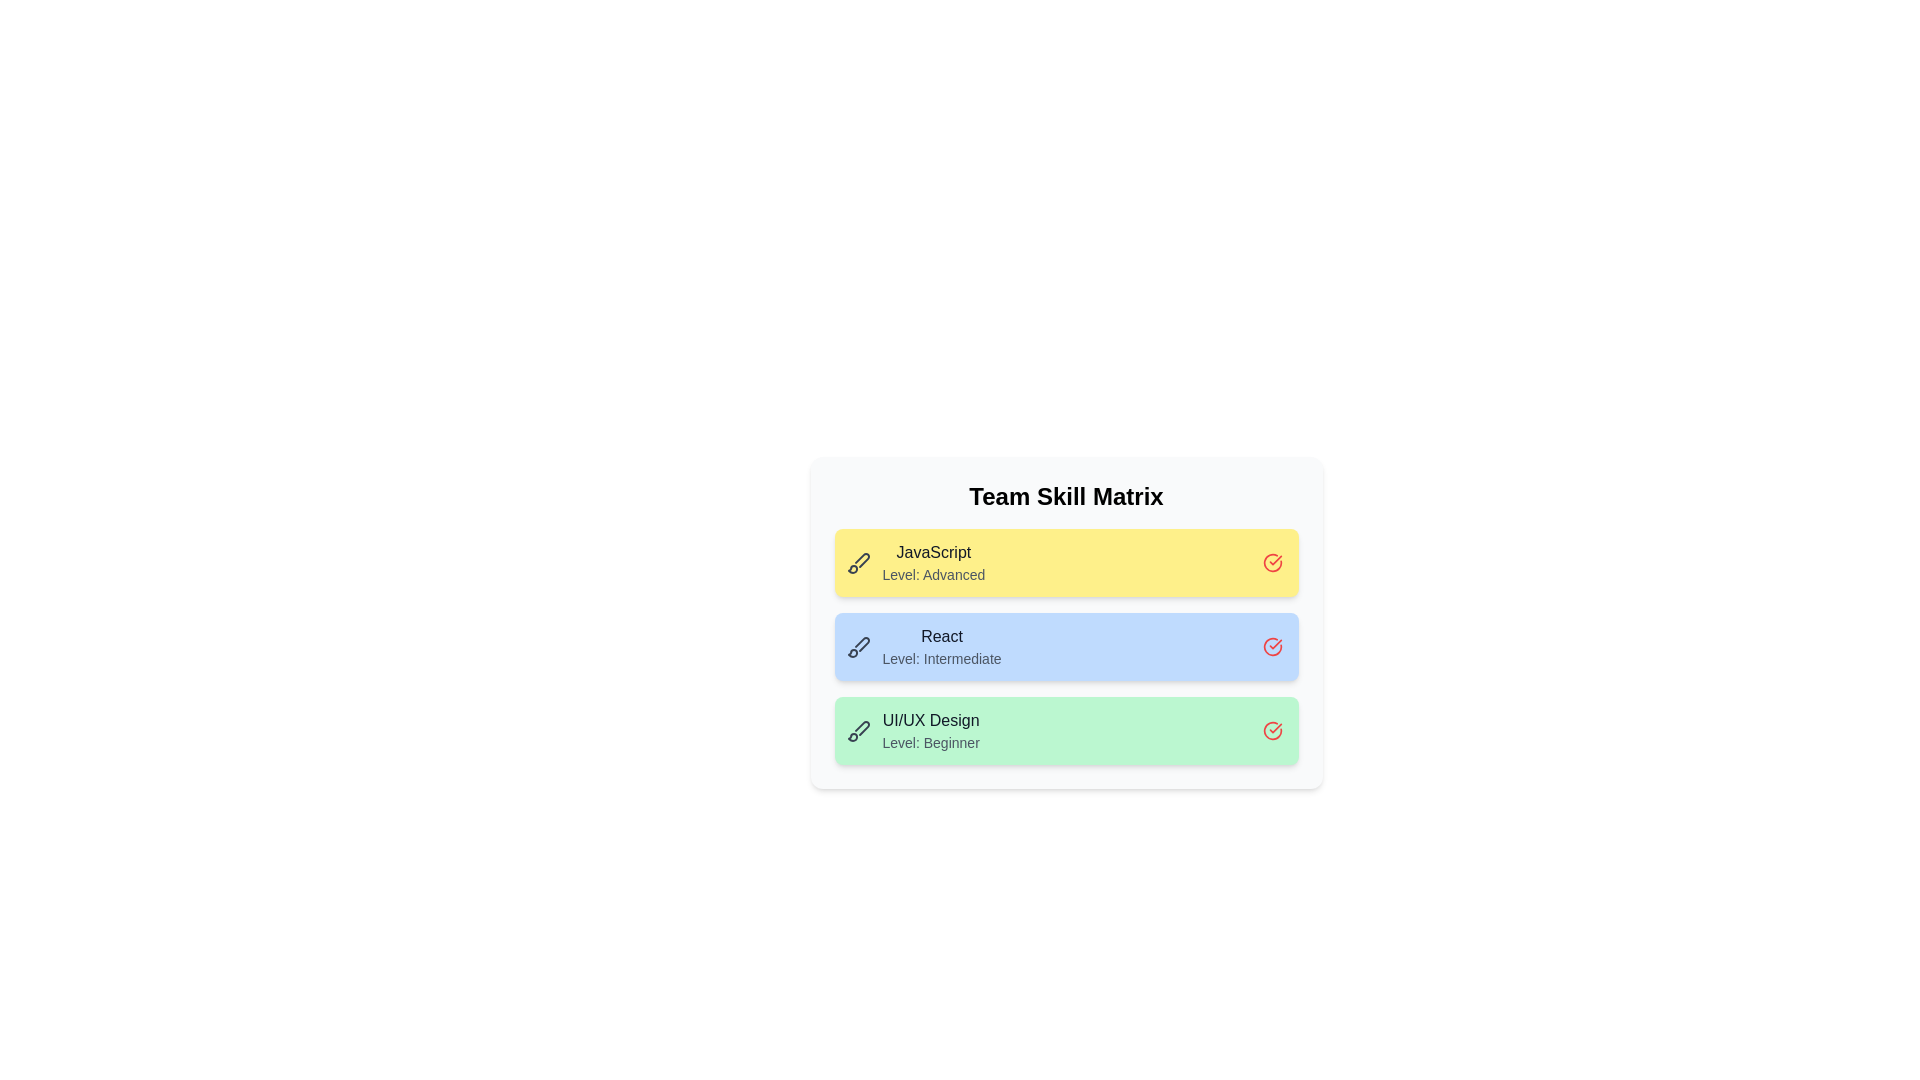 The height and width of the screenshot is (1080, 1920). Describe the element at coordinates (1271, 731) in the screenshot. I see `the skill UI/UX Design from the list` at that location.